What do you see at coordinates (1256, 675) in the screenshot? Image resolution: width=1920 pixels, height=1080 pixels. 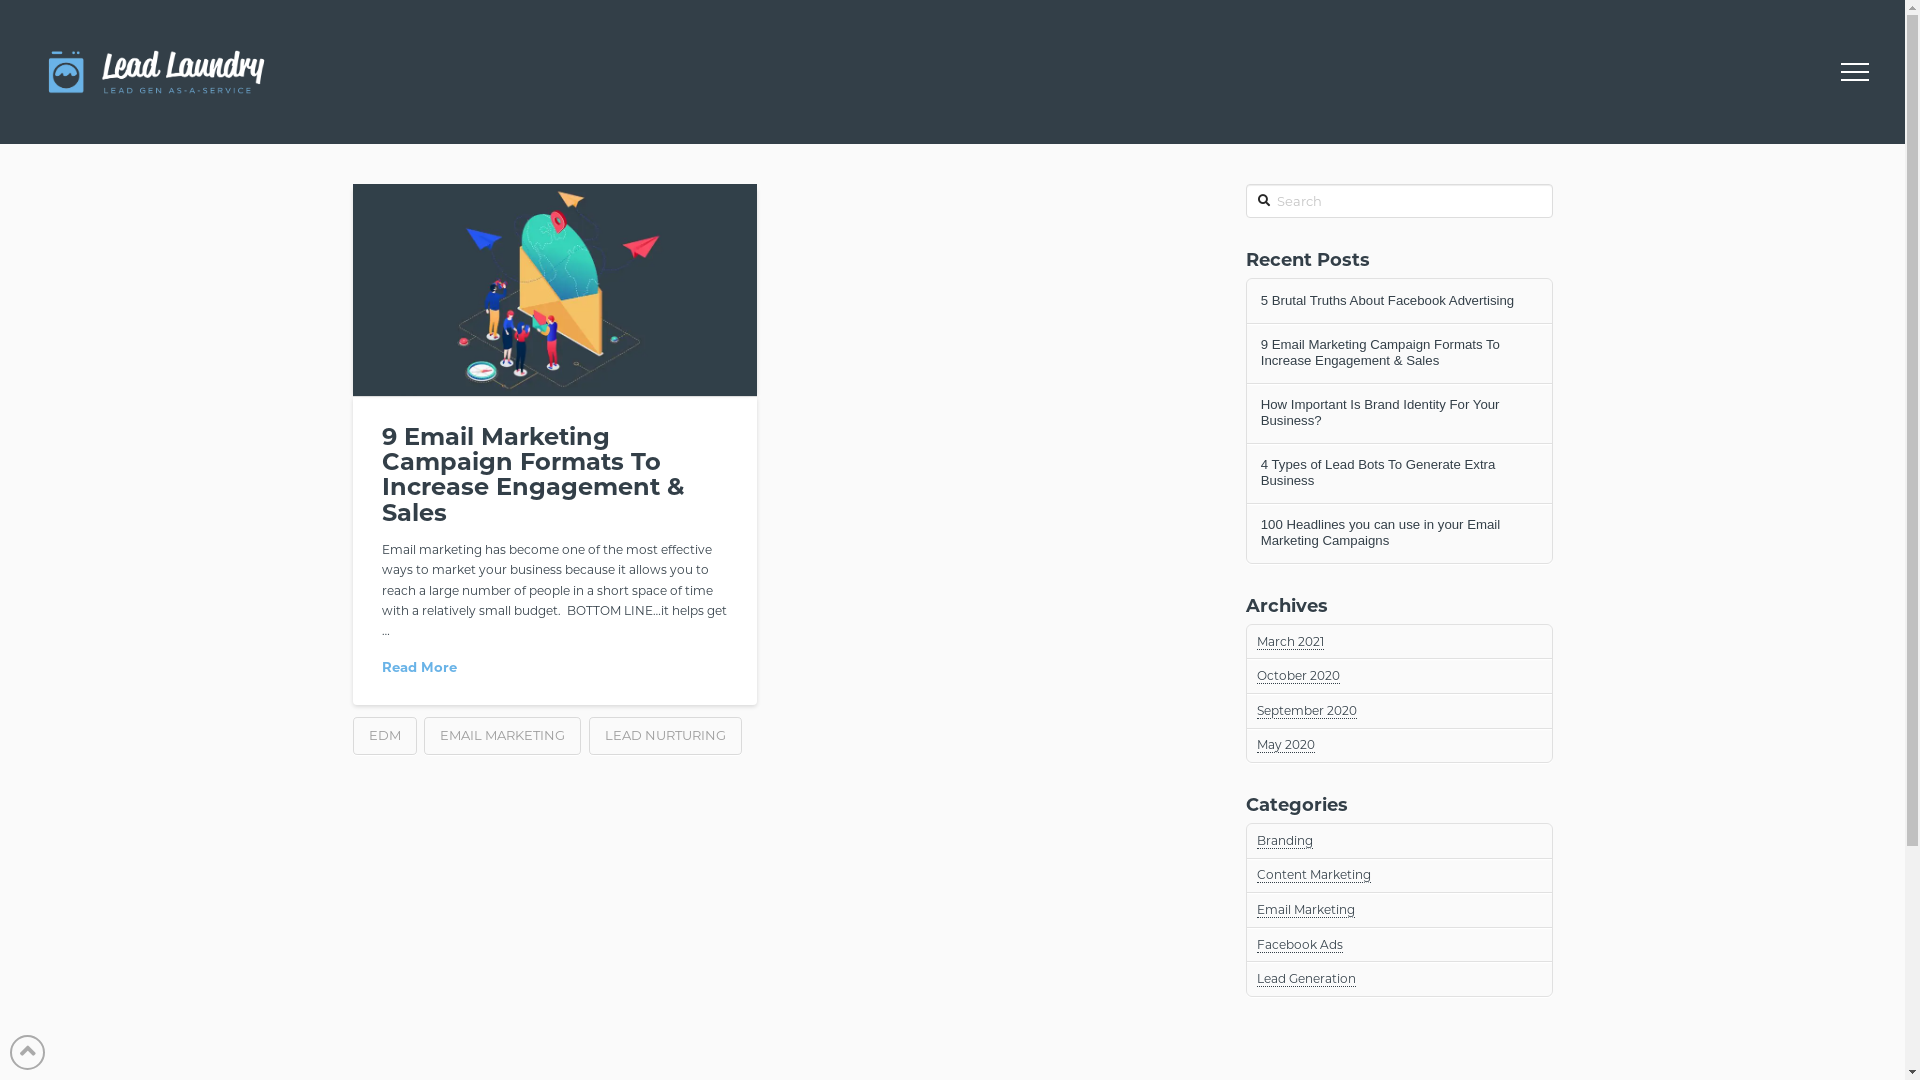 I see `'October 2020'` at bounding box center [1256, 675].